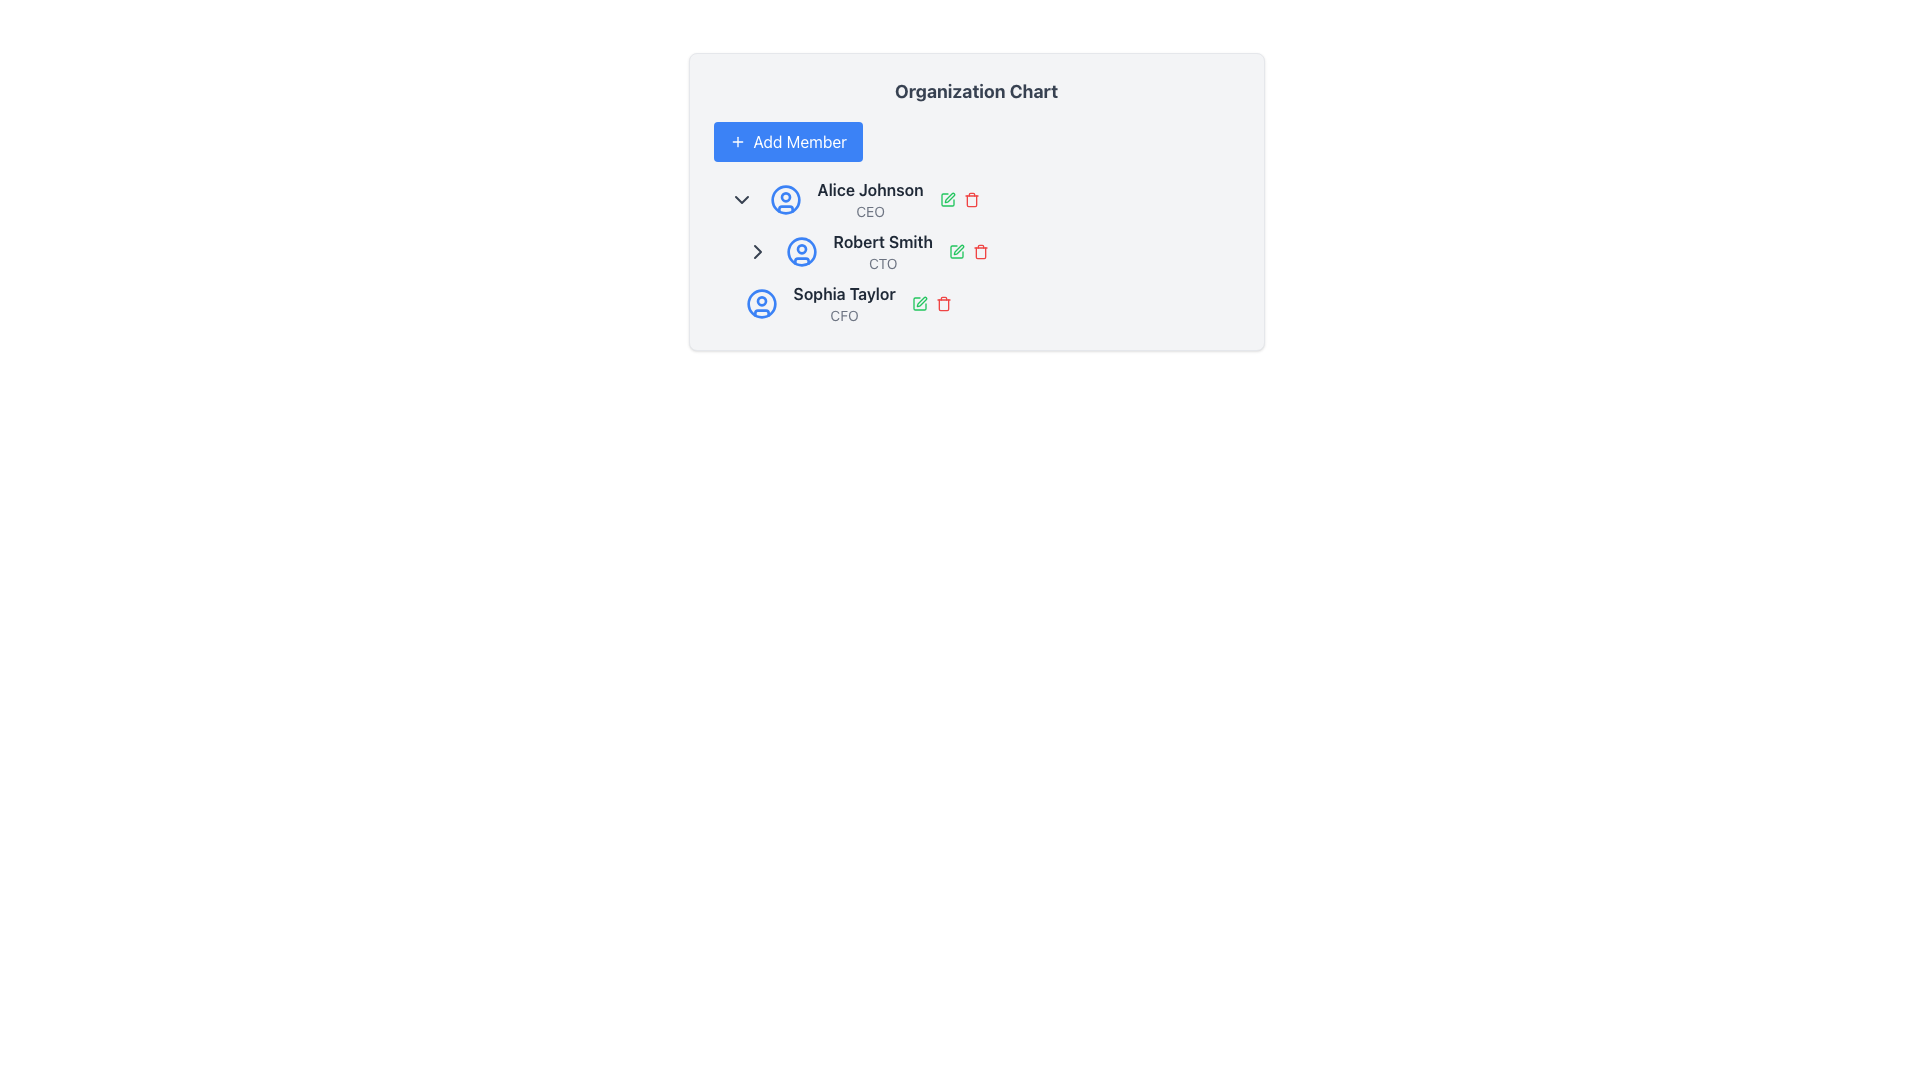 The image size is (1920, 1080). I want to click on the Text Display that shows the user's name 'Alice Johnson' and title 'CEO' under the 'Organization Chart' heading, located to the right of the circular profile icon, so click(870, 200).